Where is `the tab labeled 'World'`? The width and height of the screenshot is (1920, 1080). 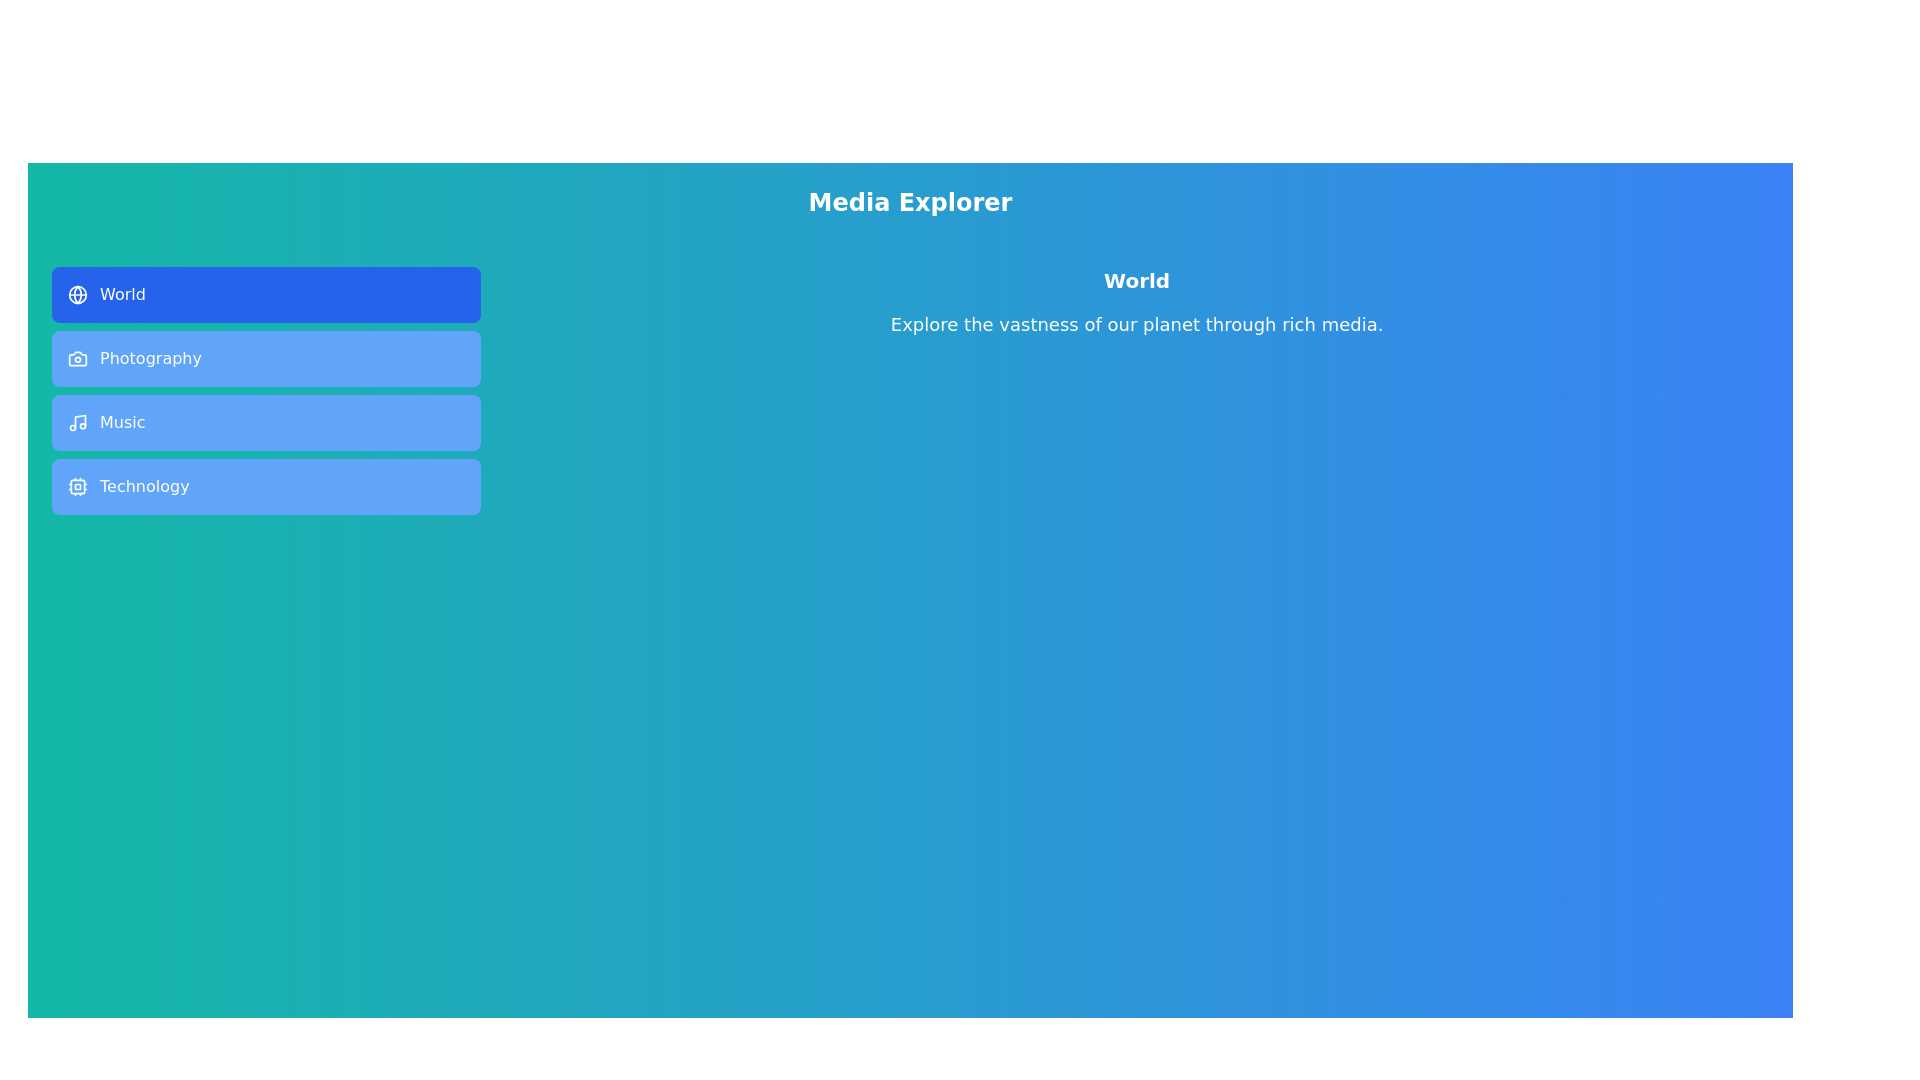
the tab labeled 'World' is located at coordinates (265, 294).